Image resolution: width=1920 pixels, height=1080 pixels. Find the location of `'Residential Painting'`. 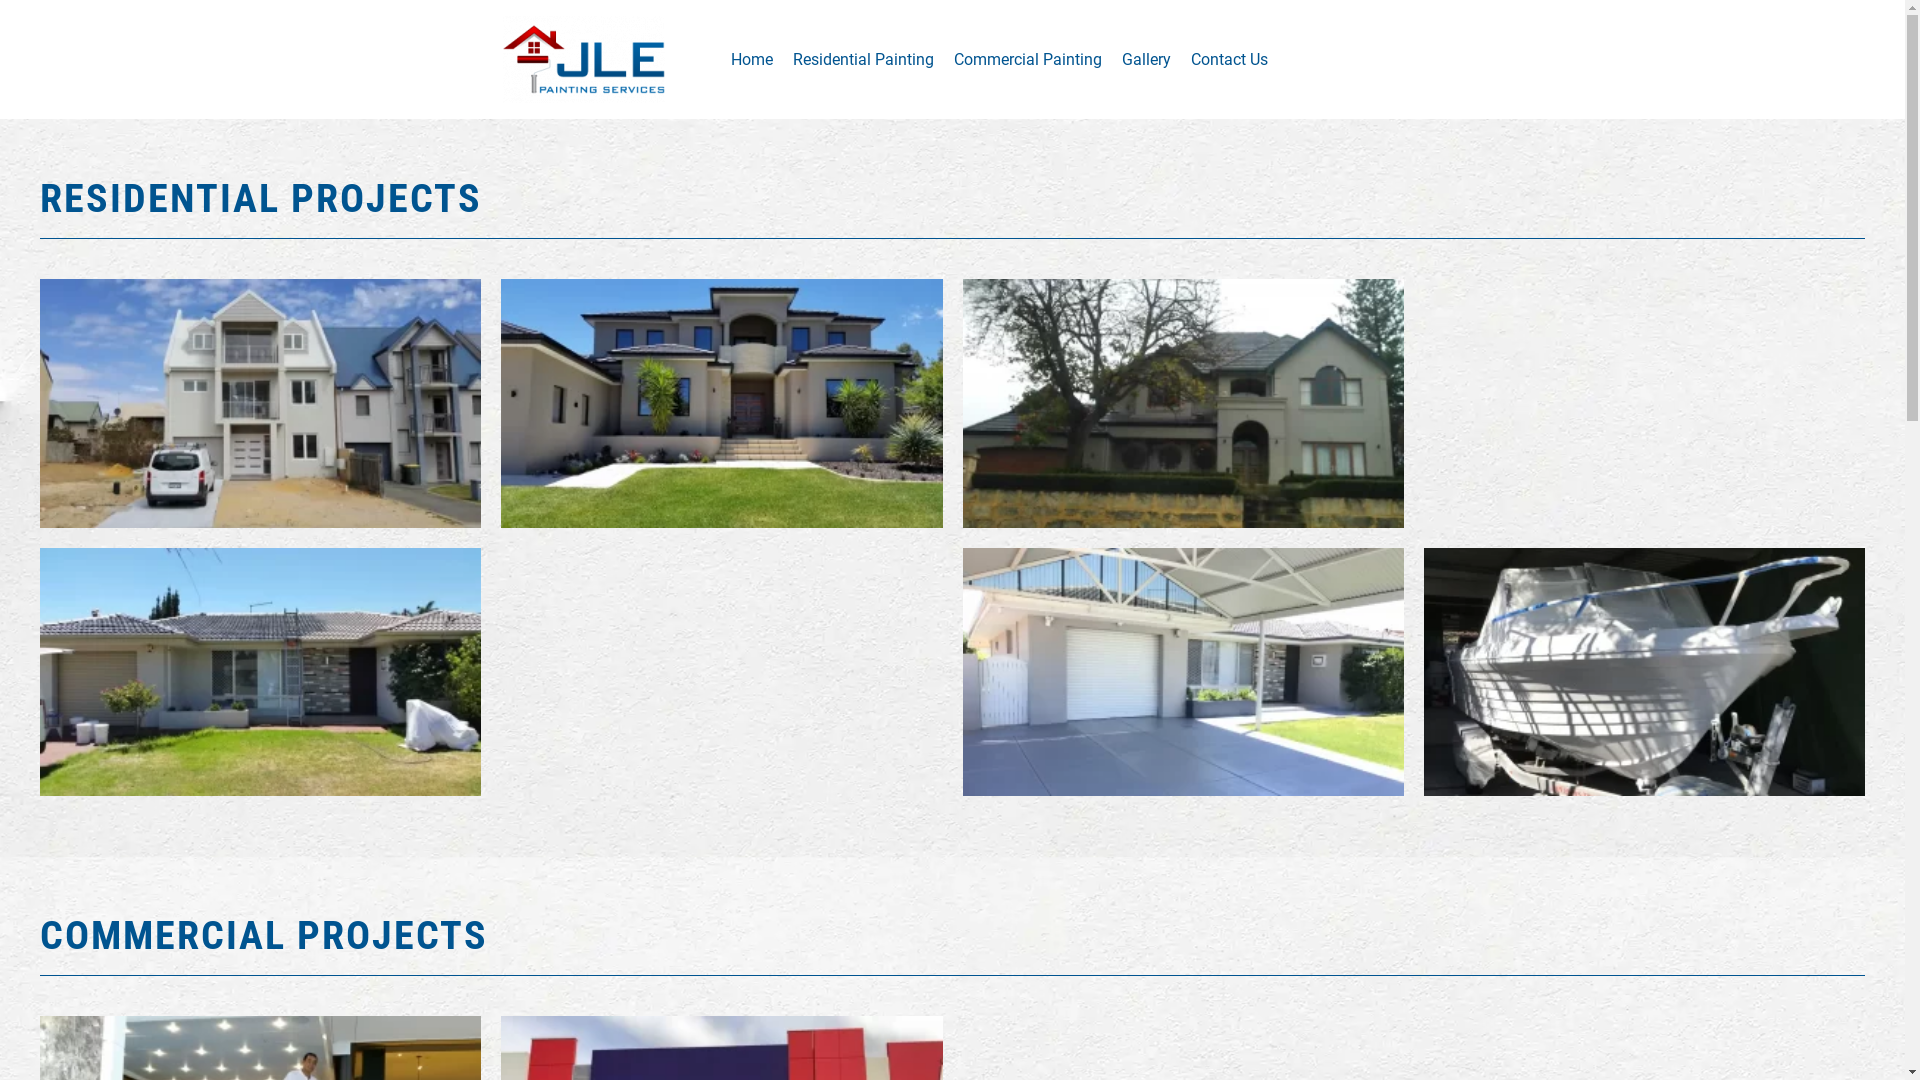

'Residential Painting' is located at coordinates (862, 57).